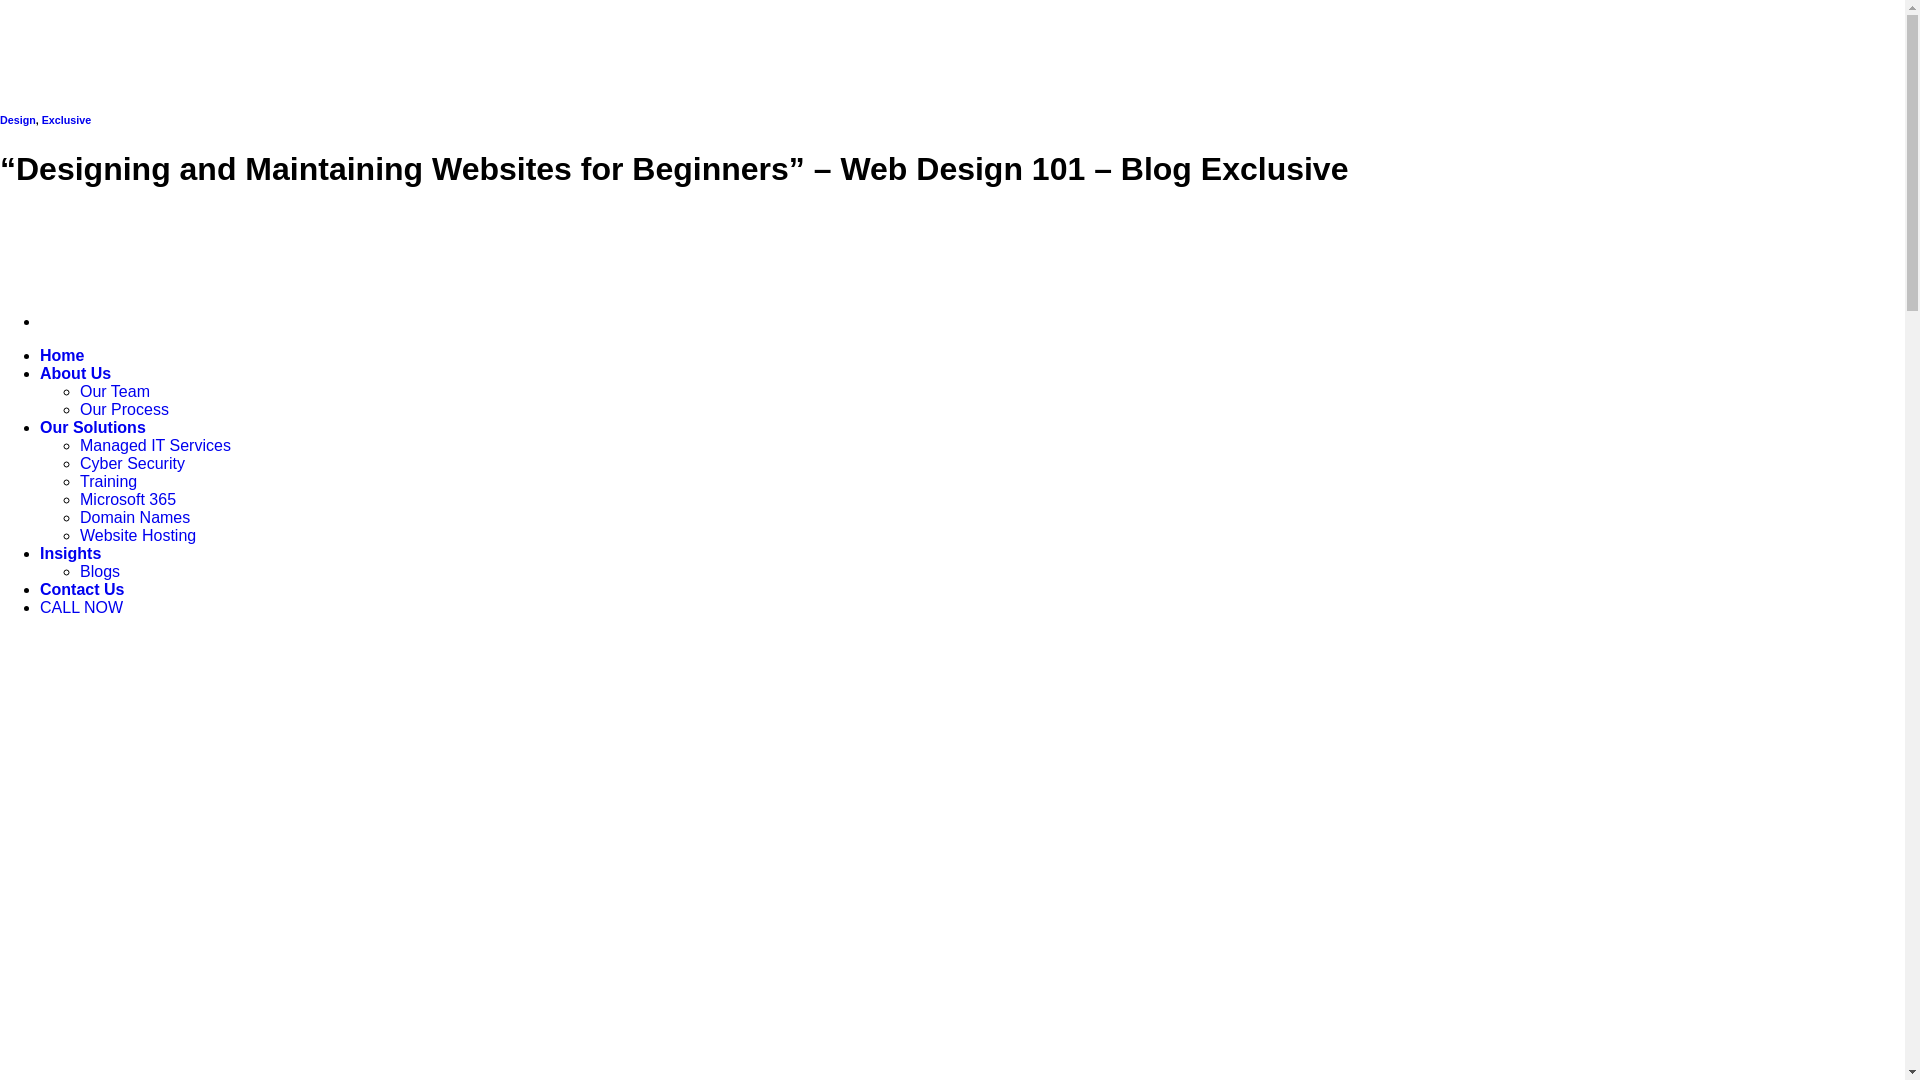  I want to click on 'Our Process', so click(123, 408).